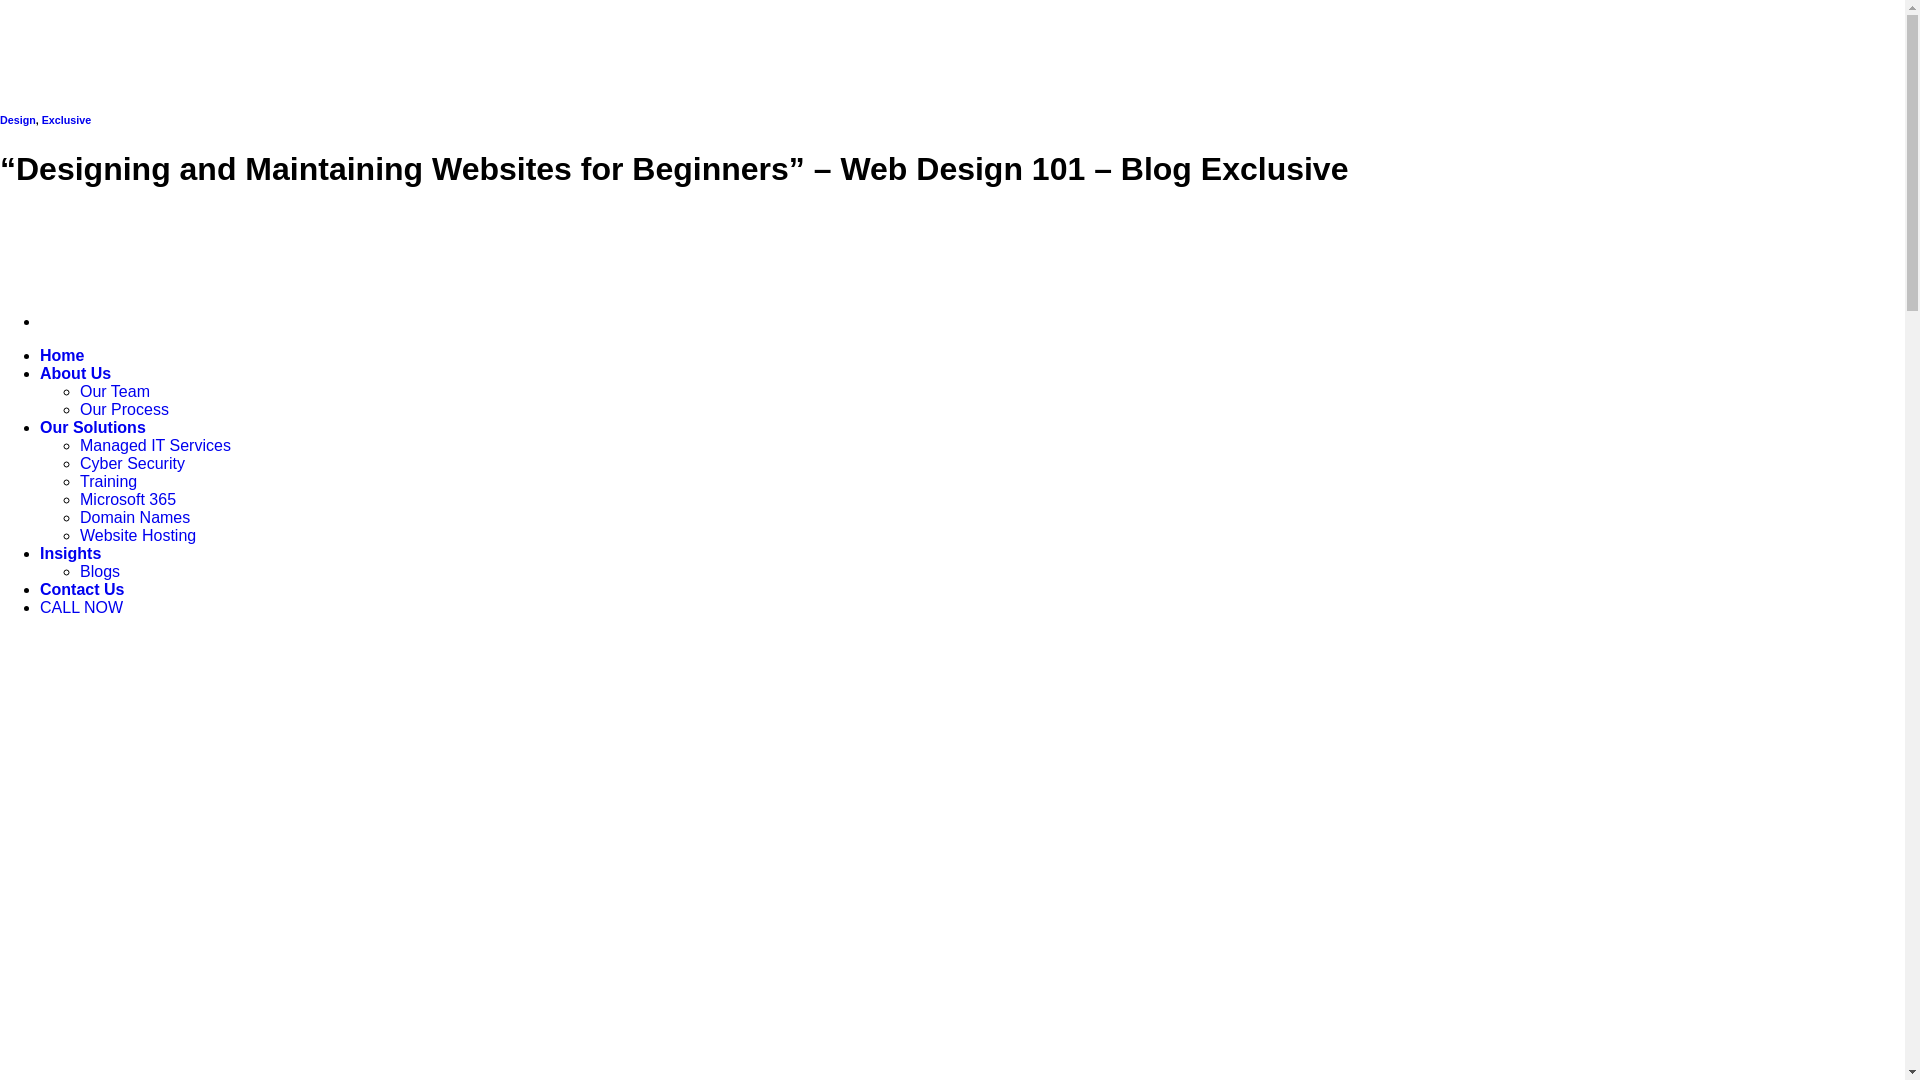  I want to click on 'Our Process', so click(123, 408).